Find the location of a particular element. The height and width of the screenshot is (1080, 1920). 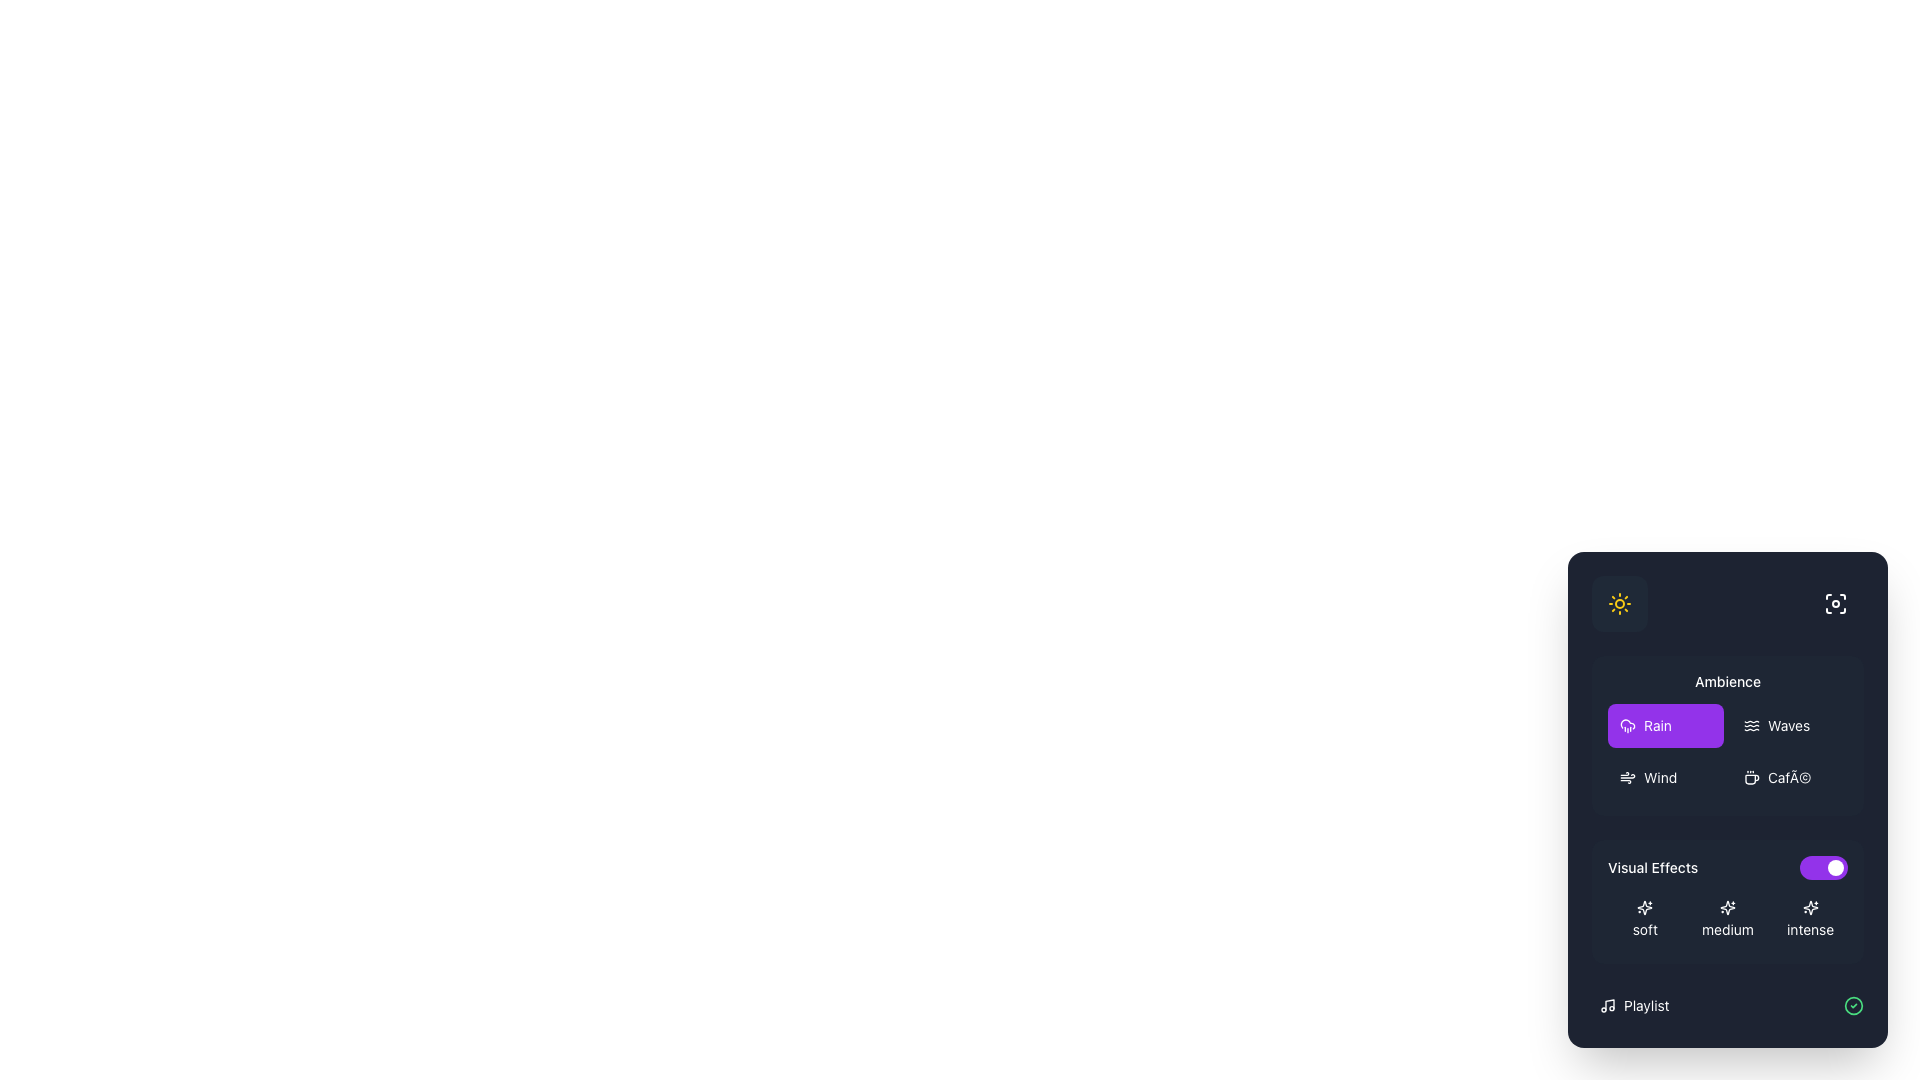

the text label displaying 'Wind', which is styled in white on a dark blue background, located in the 'Ambience' section of the UI is located at coordinates (1660, 777).